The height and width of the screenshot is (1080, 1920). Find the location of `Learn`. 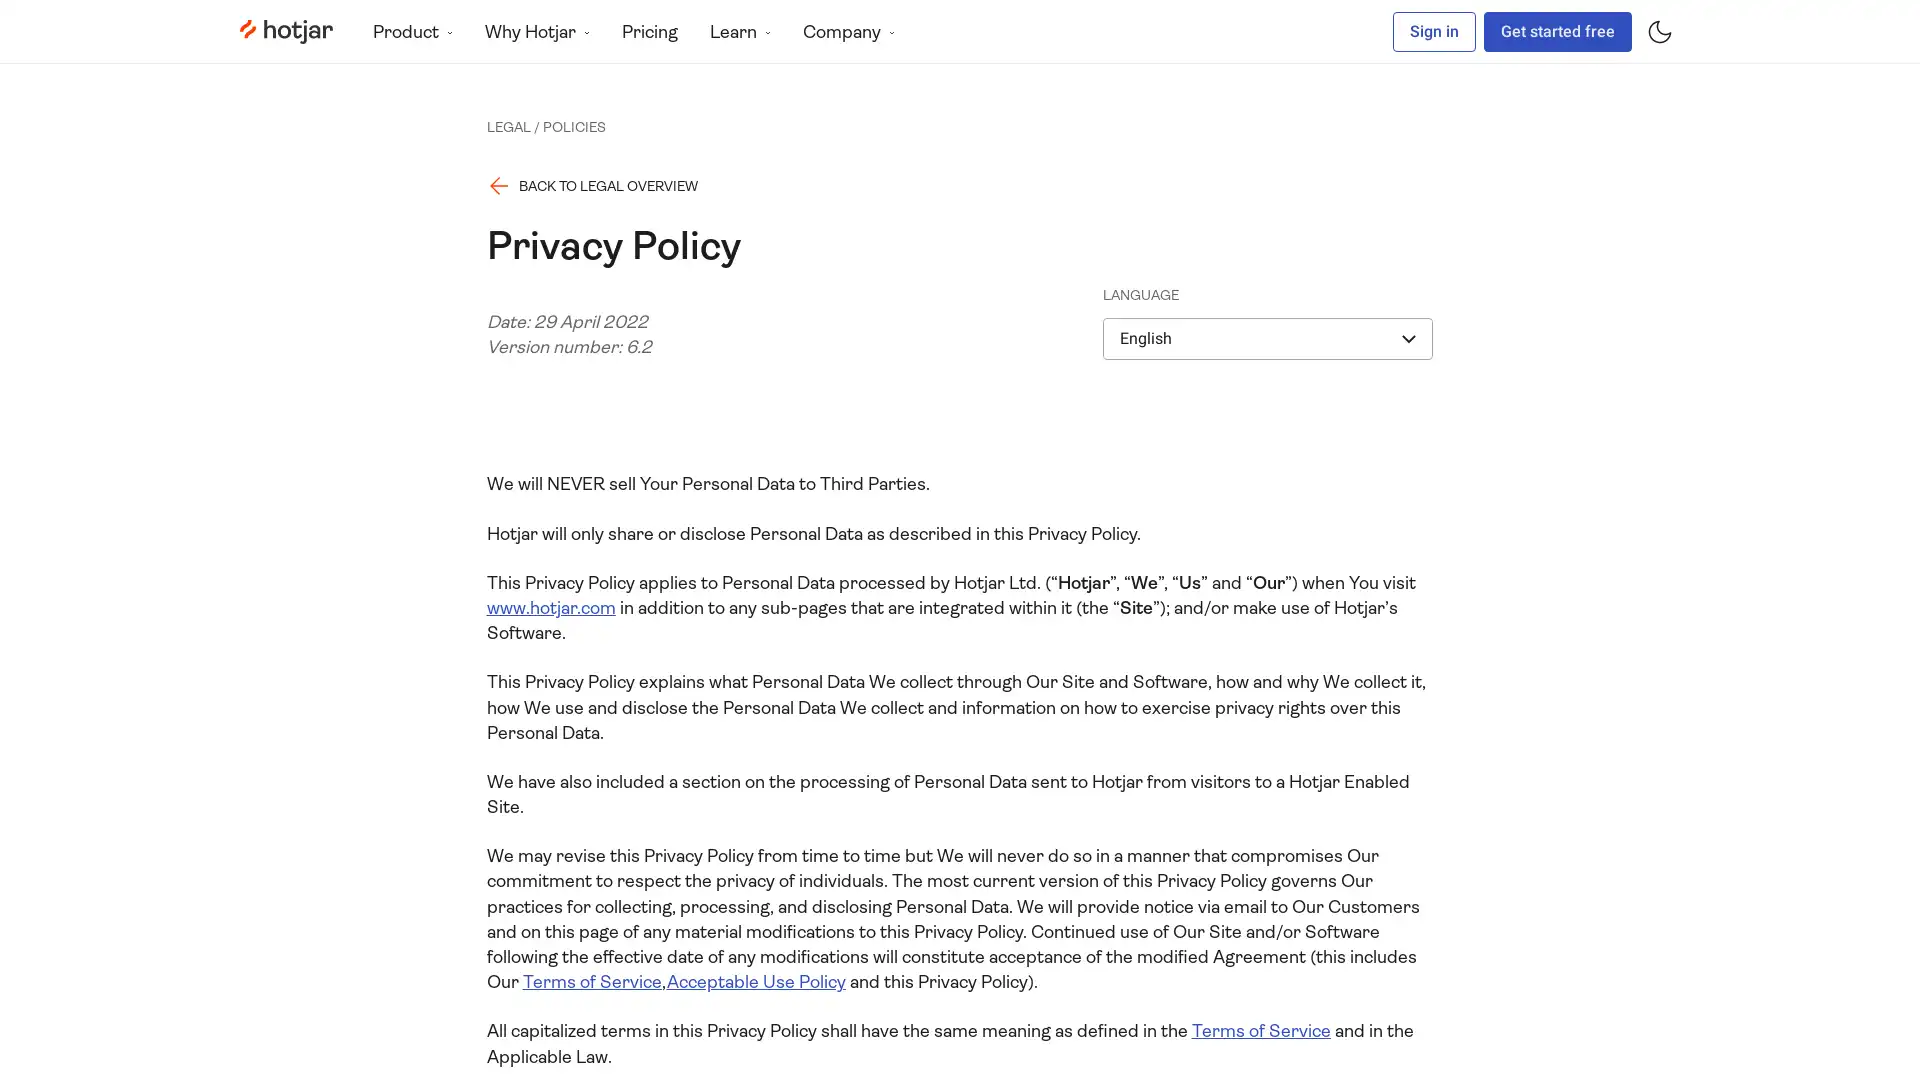

Learn is located at coordinates (739, 31).